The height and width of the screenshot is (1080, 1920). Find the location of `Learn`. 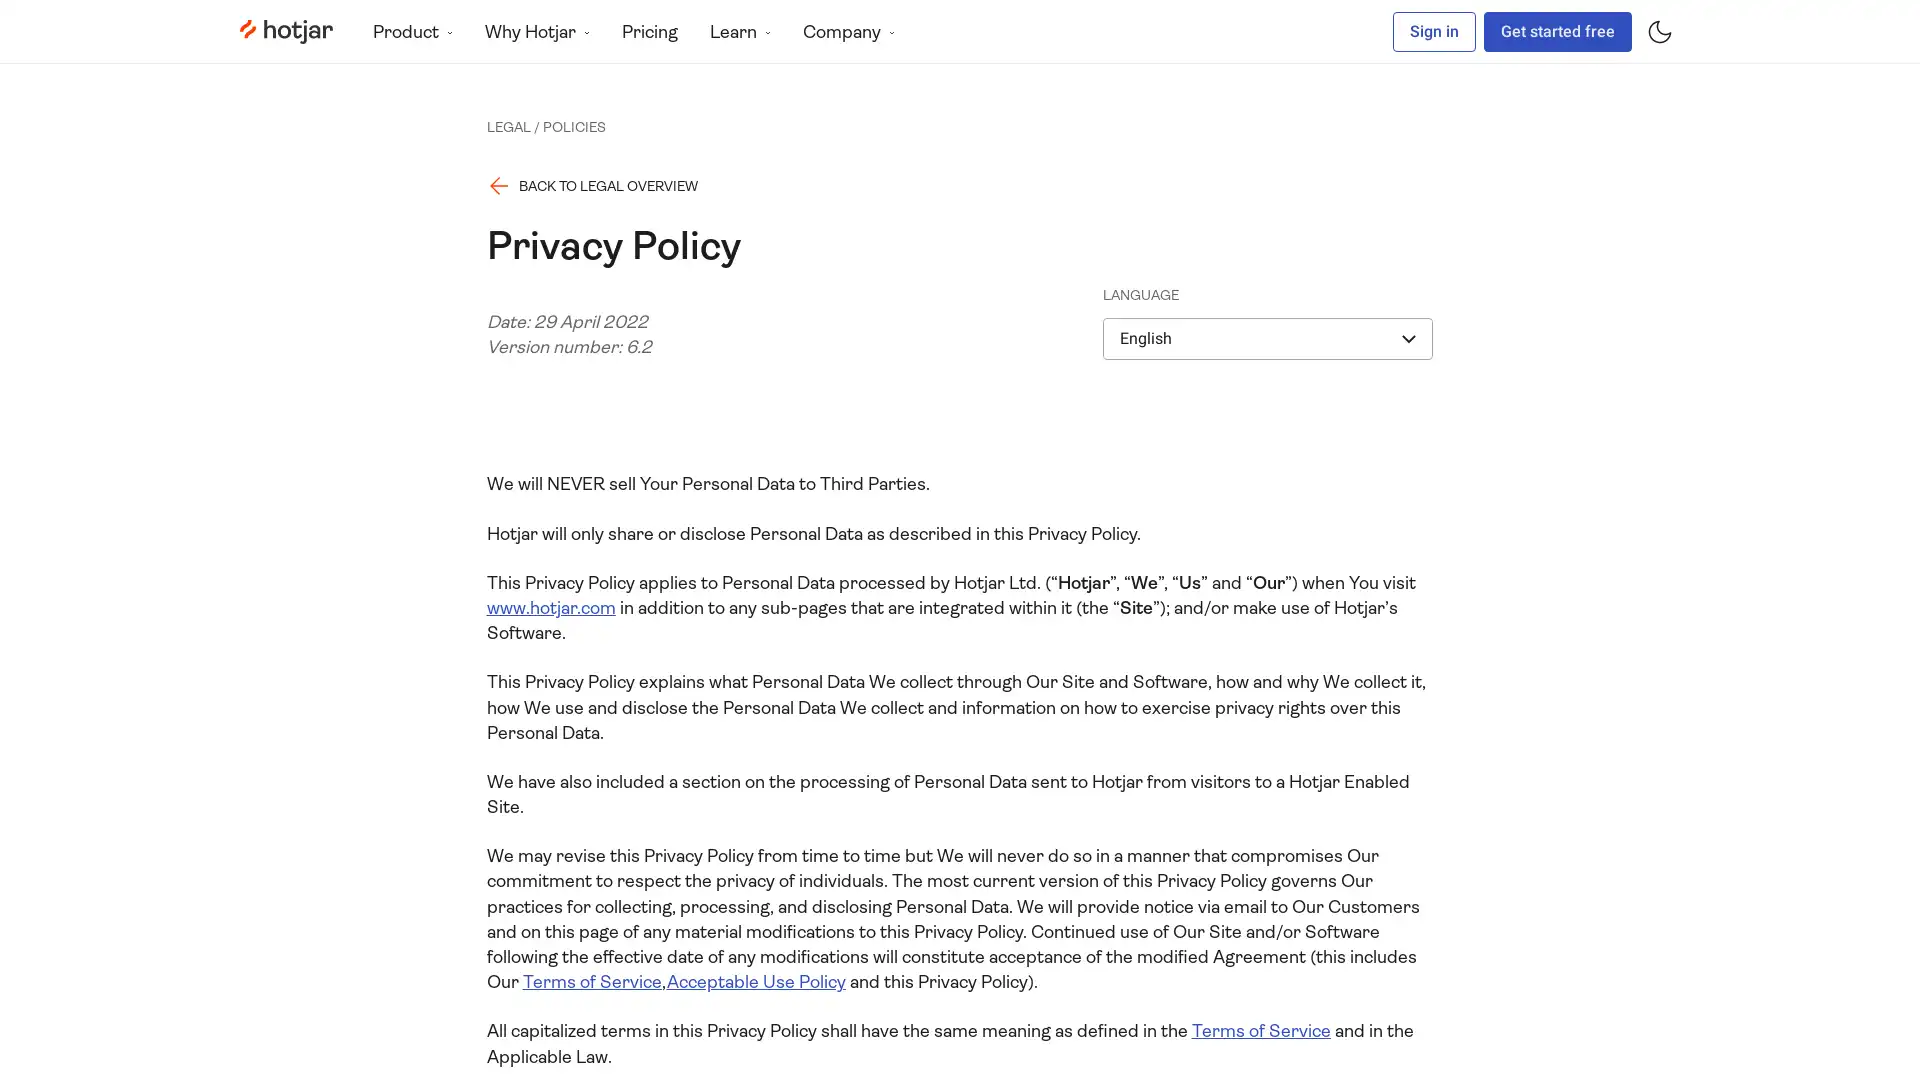

Learn is located at coordinates (739, 31).